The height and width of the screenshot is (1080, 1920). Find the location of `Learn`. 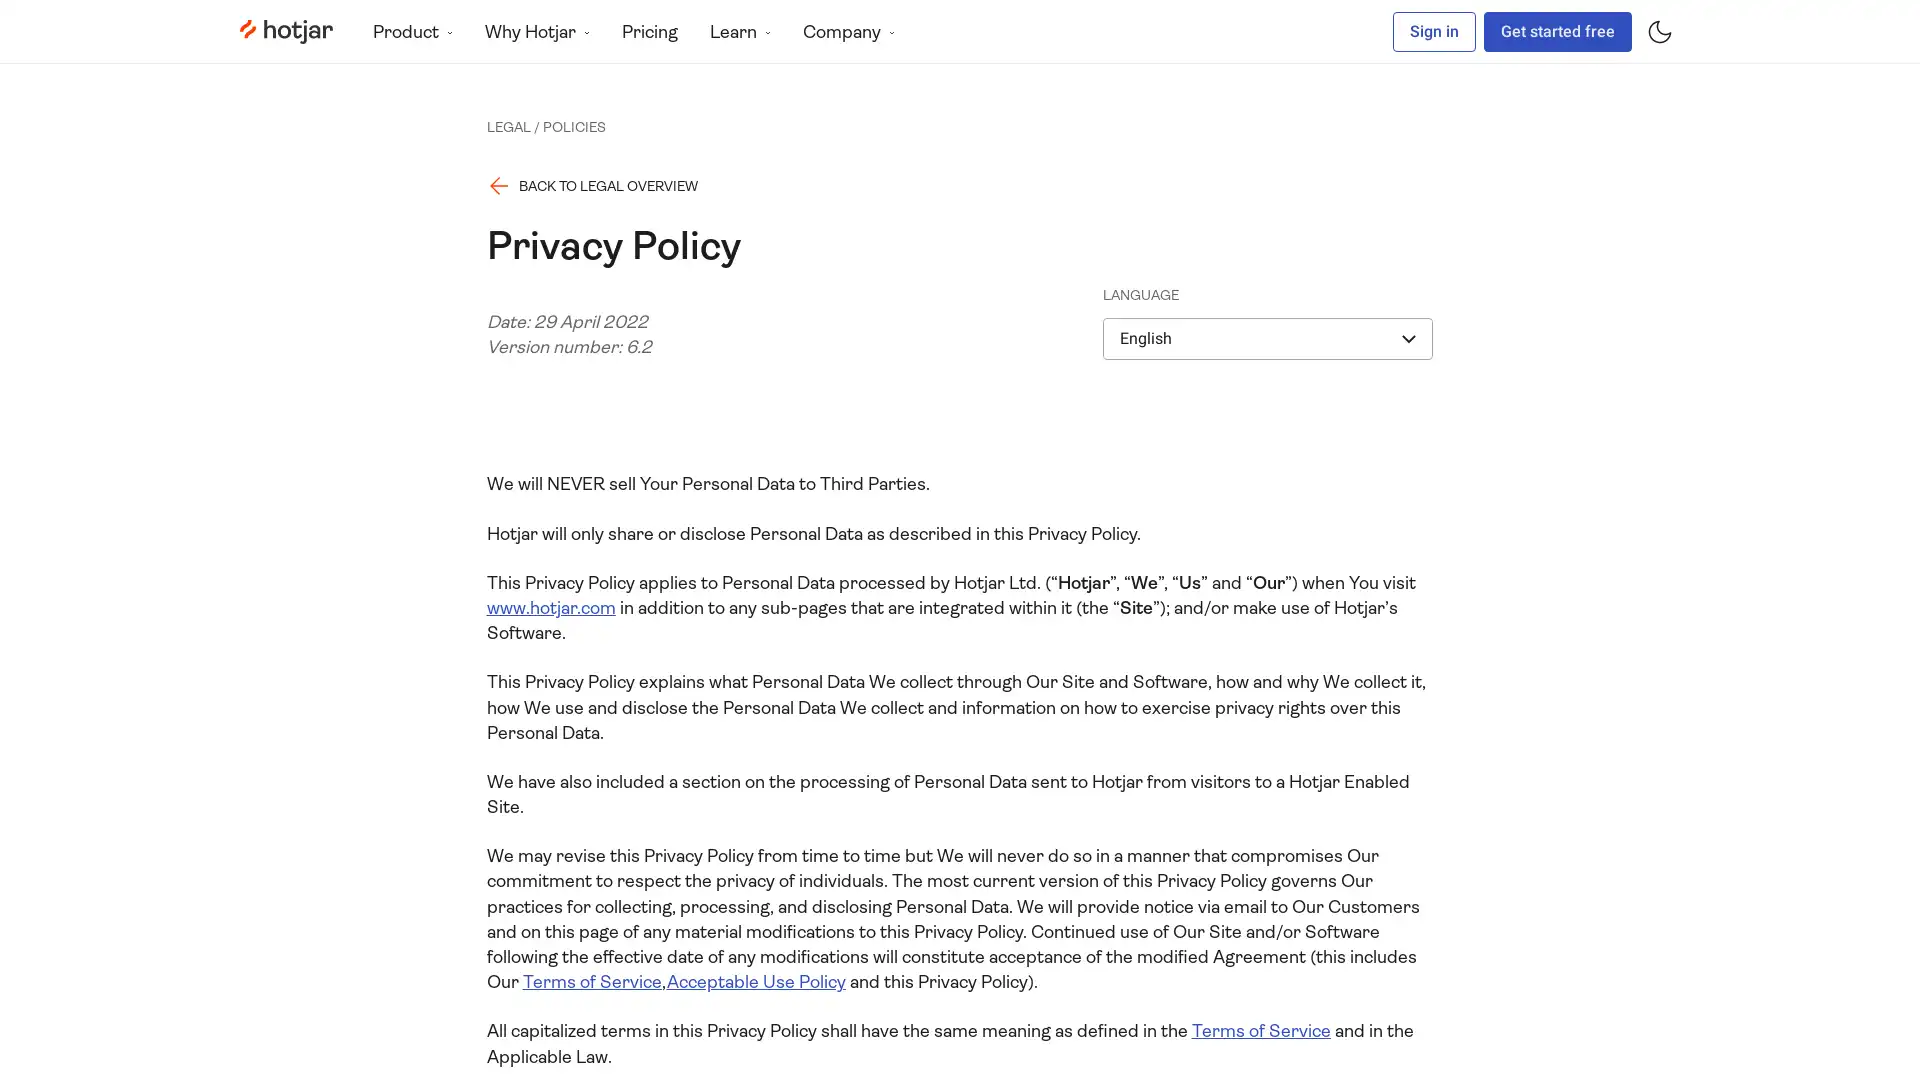

Learn is located at coordinates (739, 31).